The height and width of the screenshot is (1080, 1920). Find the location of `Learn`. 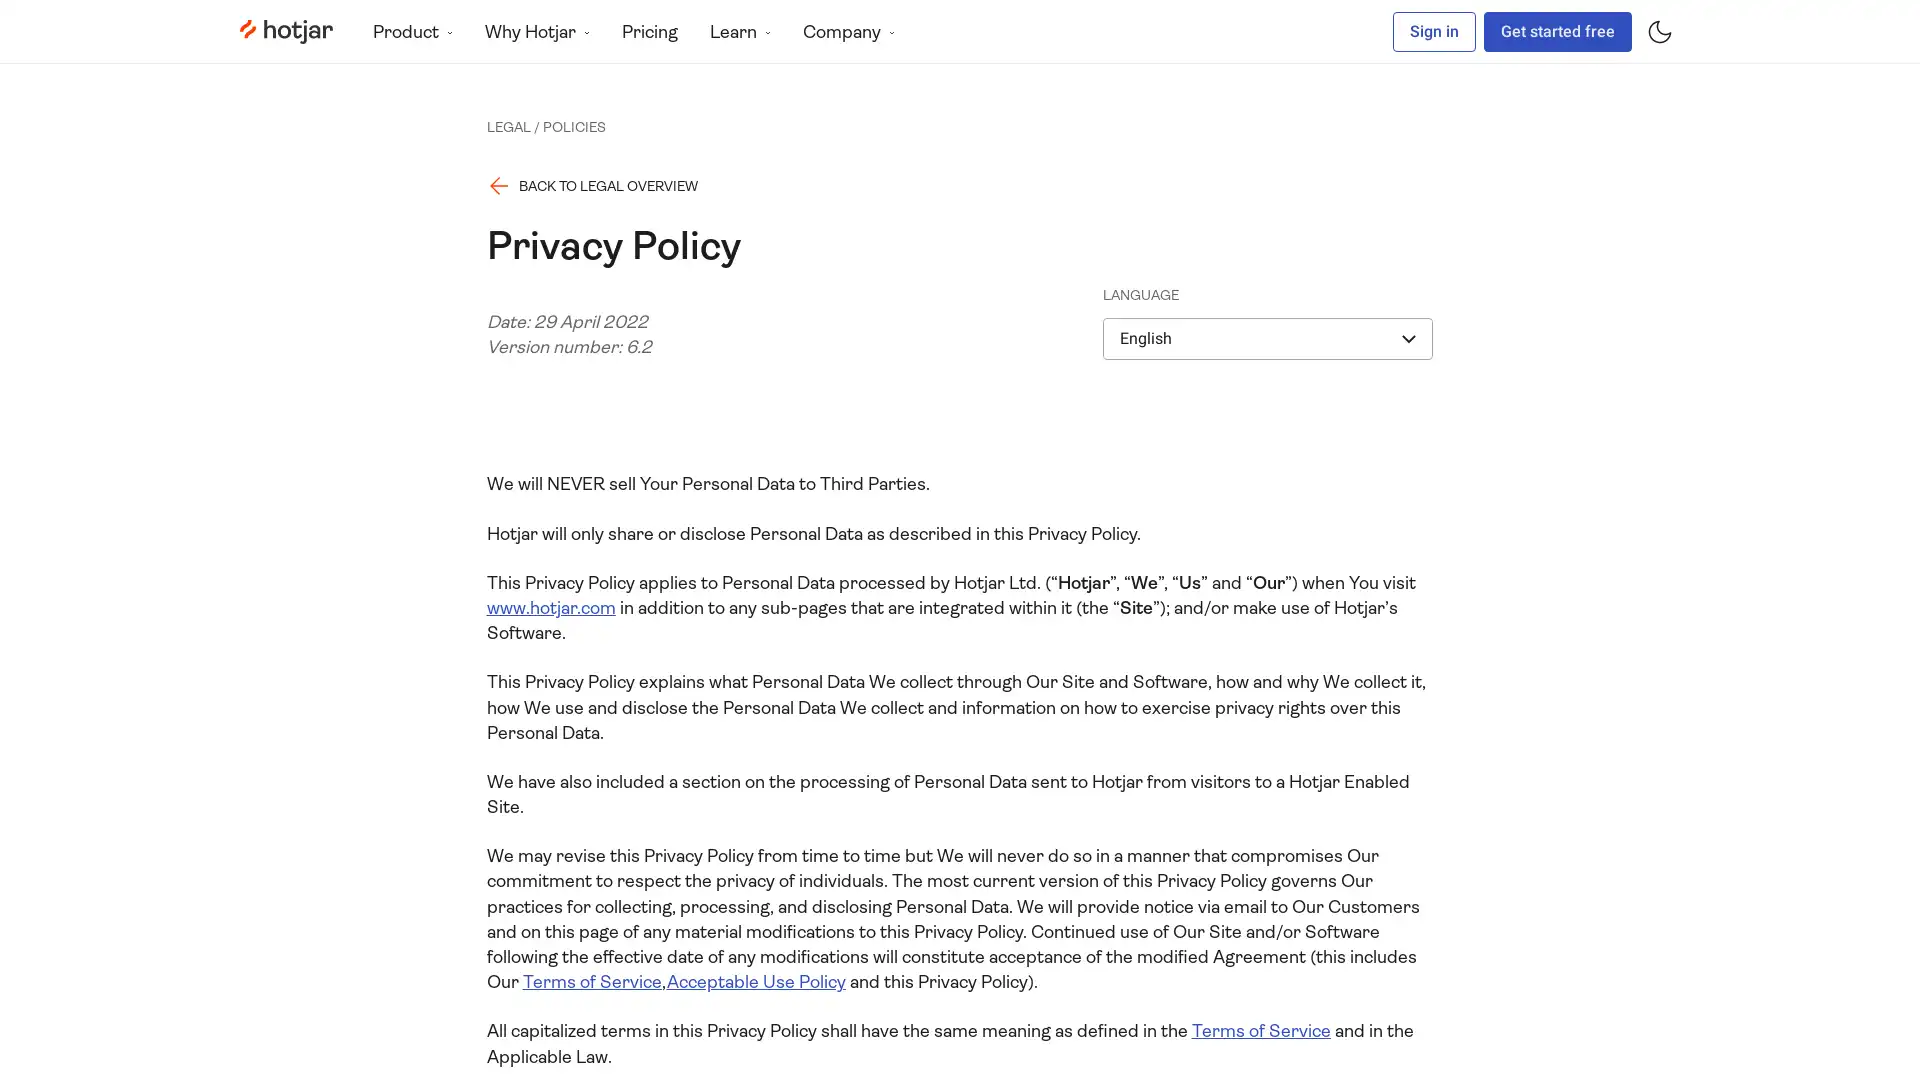

Learn is located at coordinates (739, 31).